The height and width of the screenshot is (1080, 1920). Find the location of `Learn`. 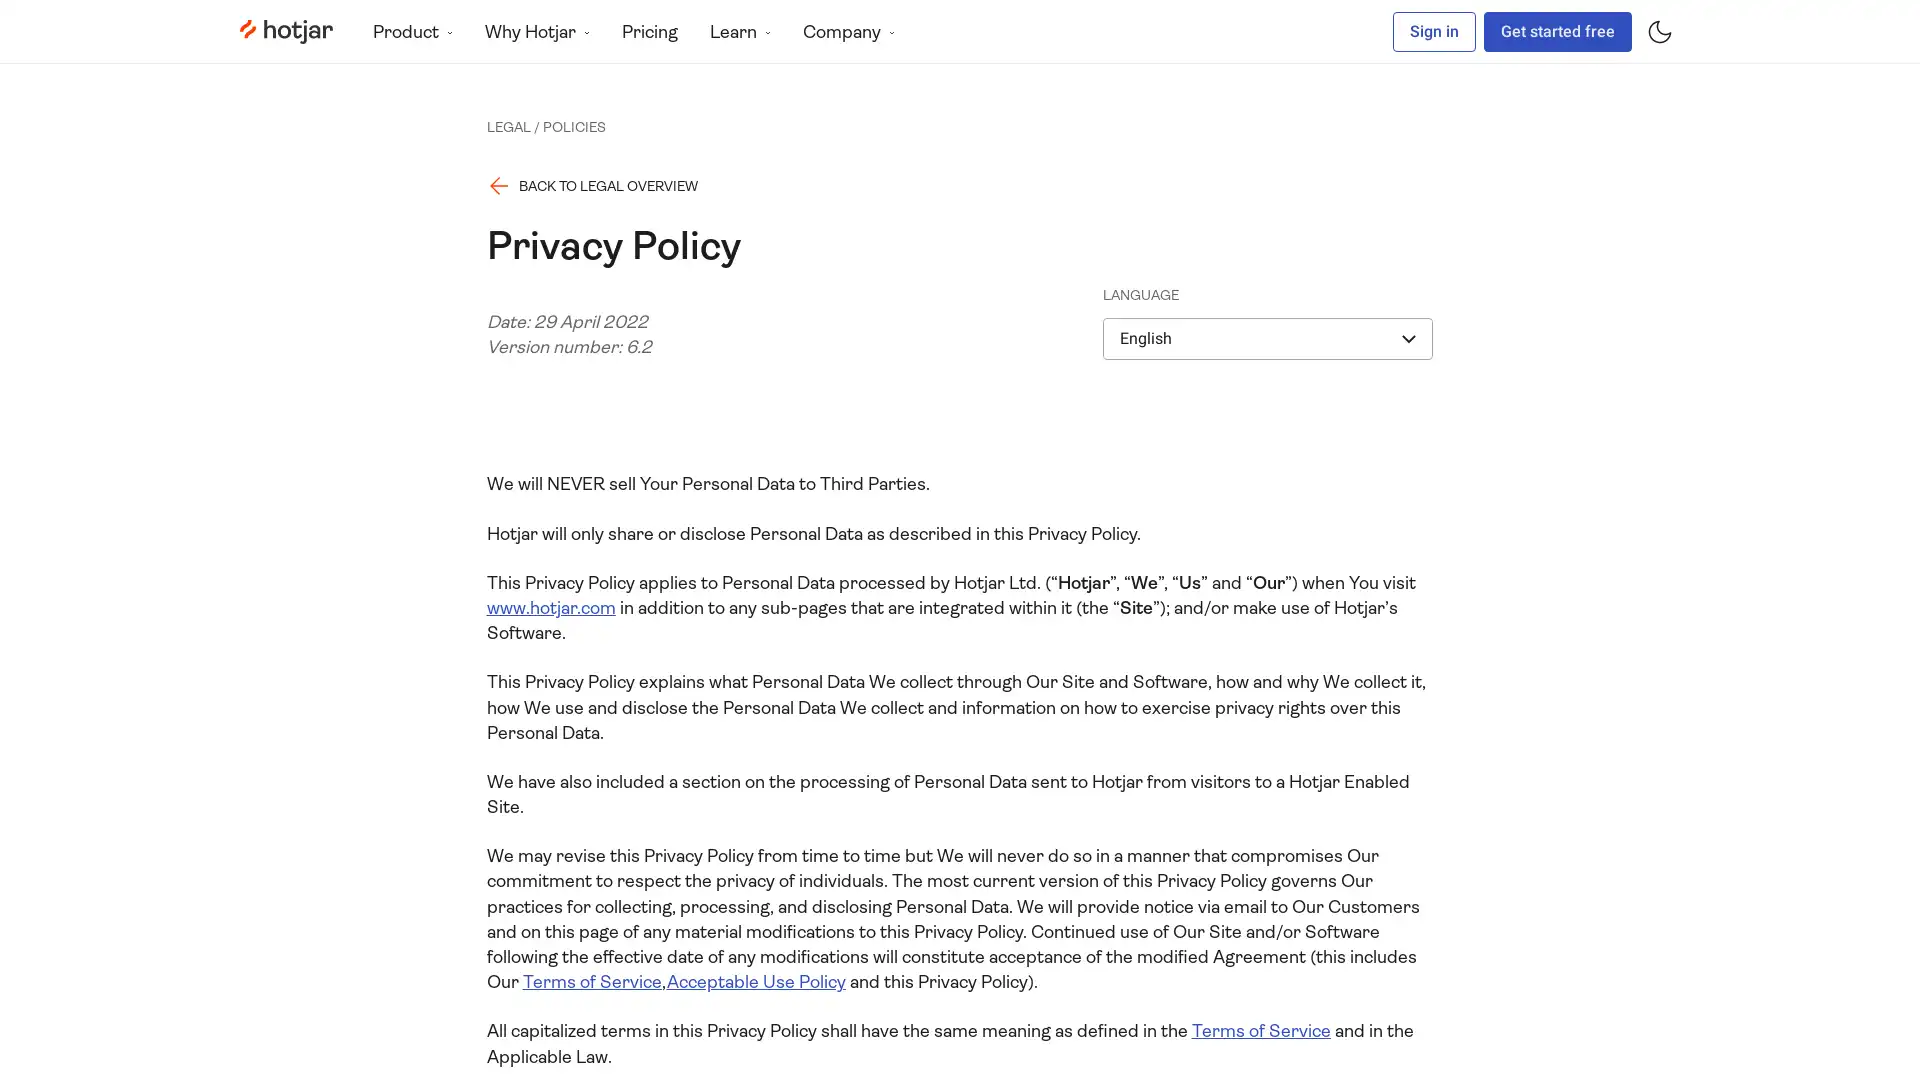

Learn is located at coordinates (739, 31).